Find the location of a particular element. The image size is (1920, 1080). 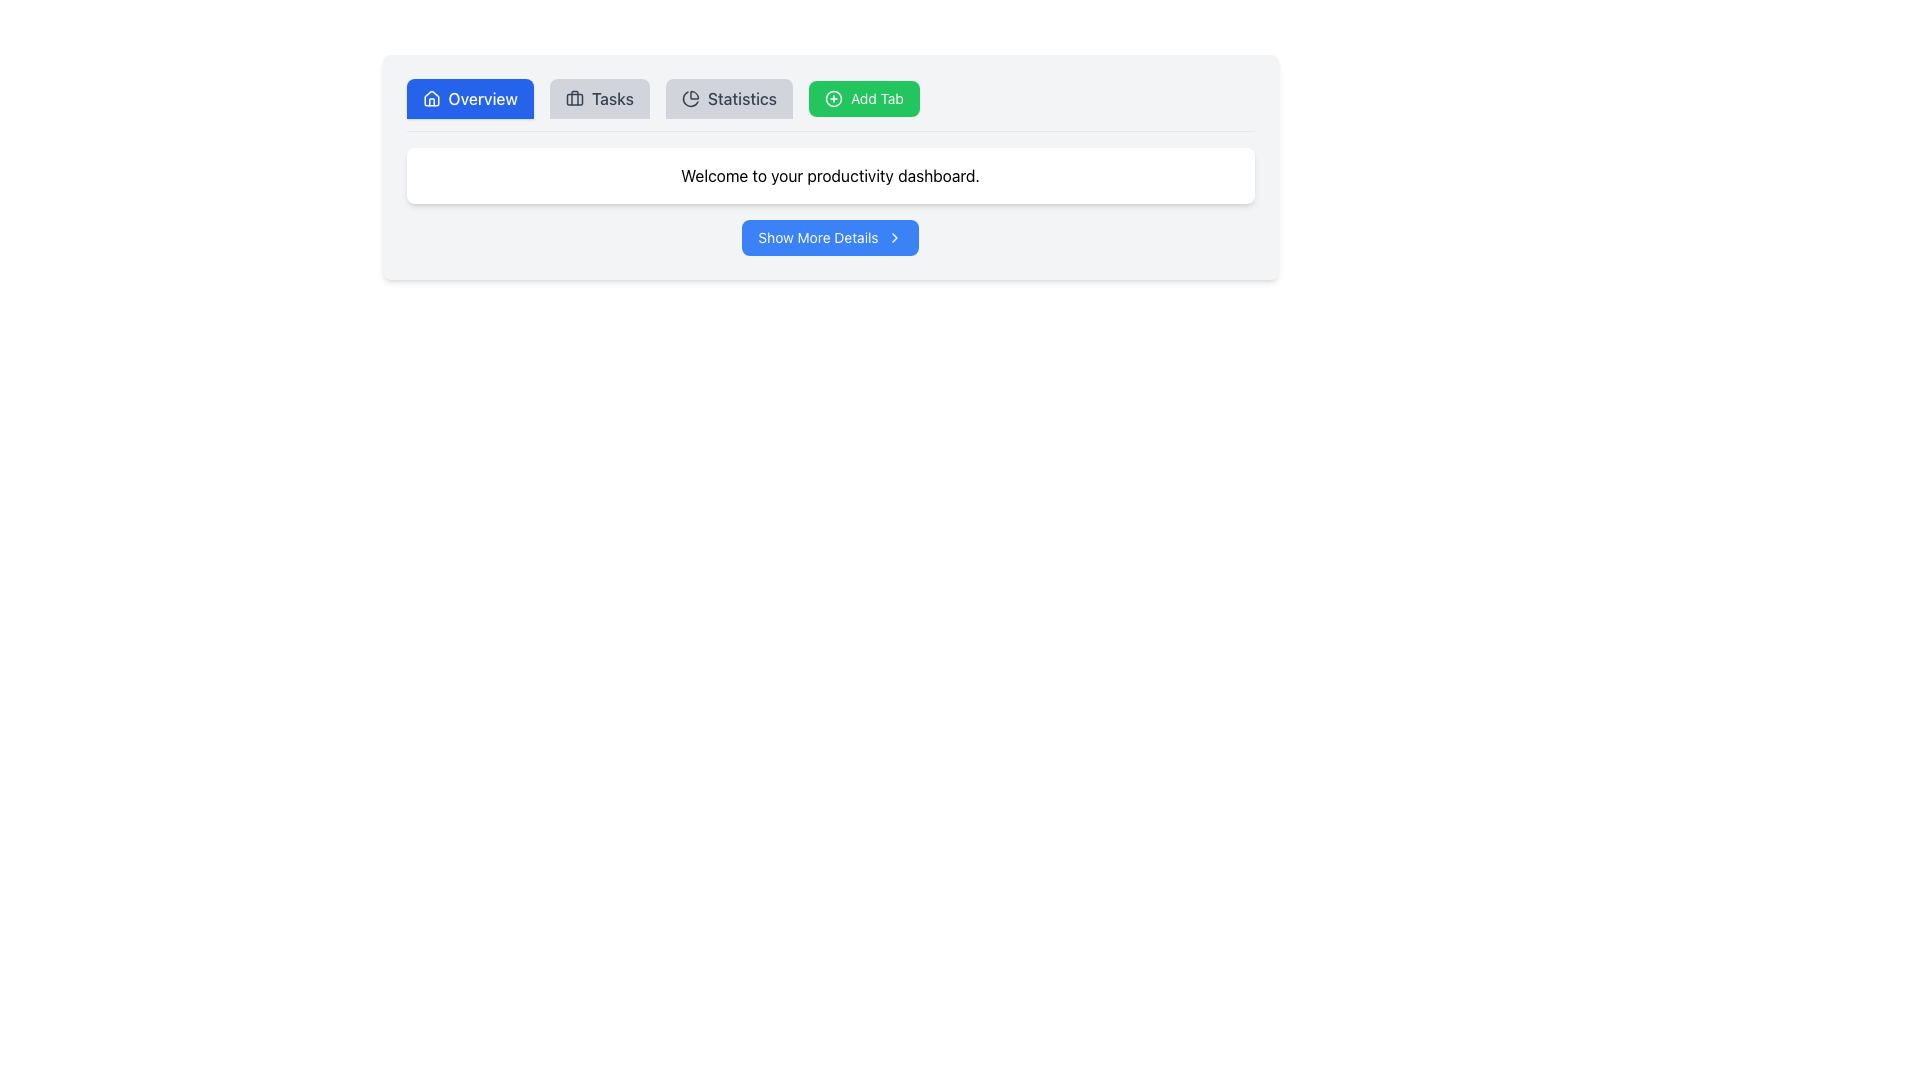

the rectangle inside the SVG illustration that is part of the 'Tasks' button in the toolbar at the top of the page is located at coordinates (573, 99).